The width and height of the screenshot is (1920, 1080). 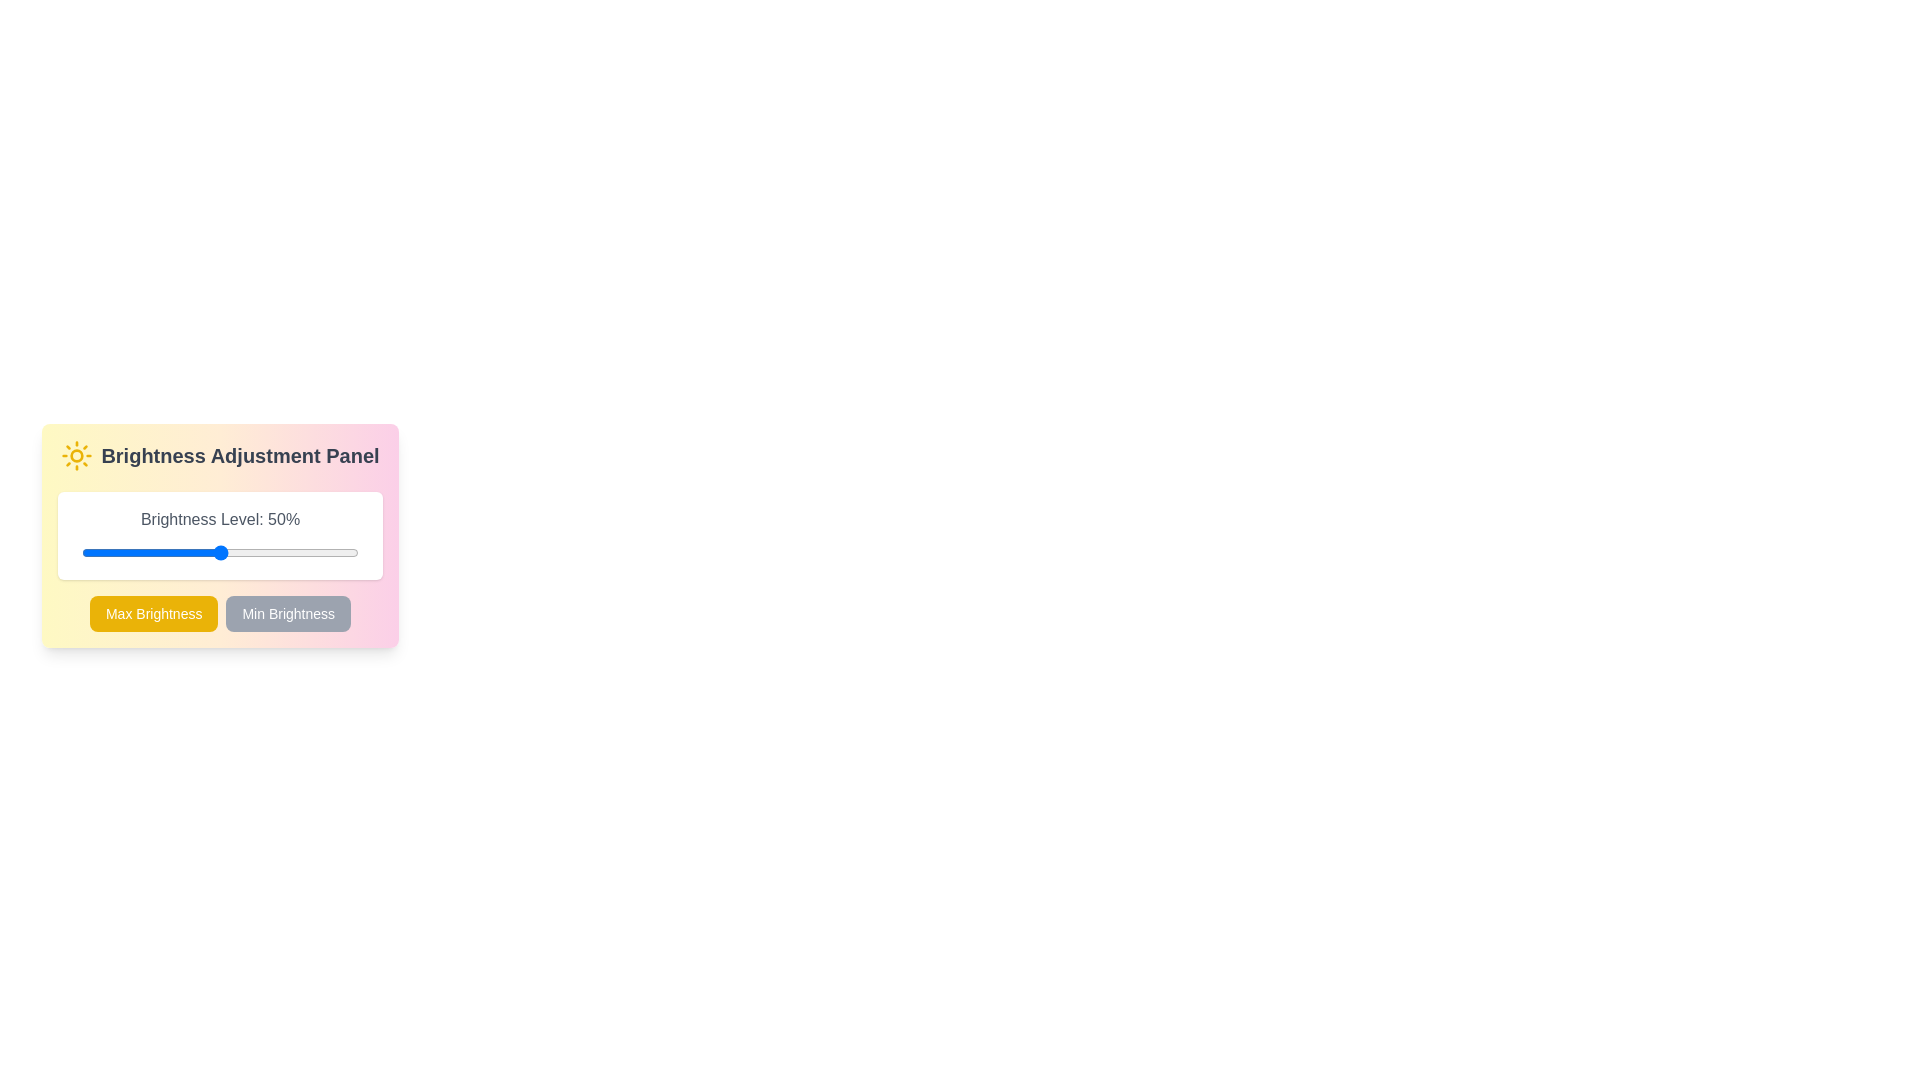 I want to click on the brightness by dragging the slider to 48%, so click(x=215, y=552).